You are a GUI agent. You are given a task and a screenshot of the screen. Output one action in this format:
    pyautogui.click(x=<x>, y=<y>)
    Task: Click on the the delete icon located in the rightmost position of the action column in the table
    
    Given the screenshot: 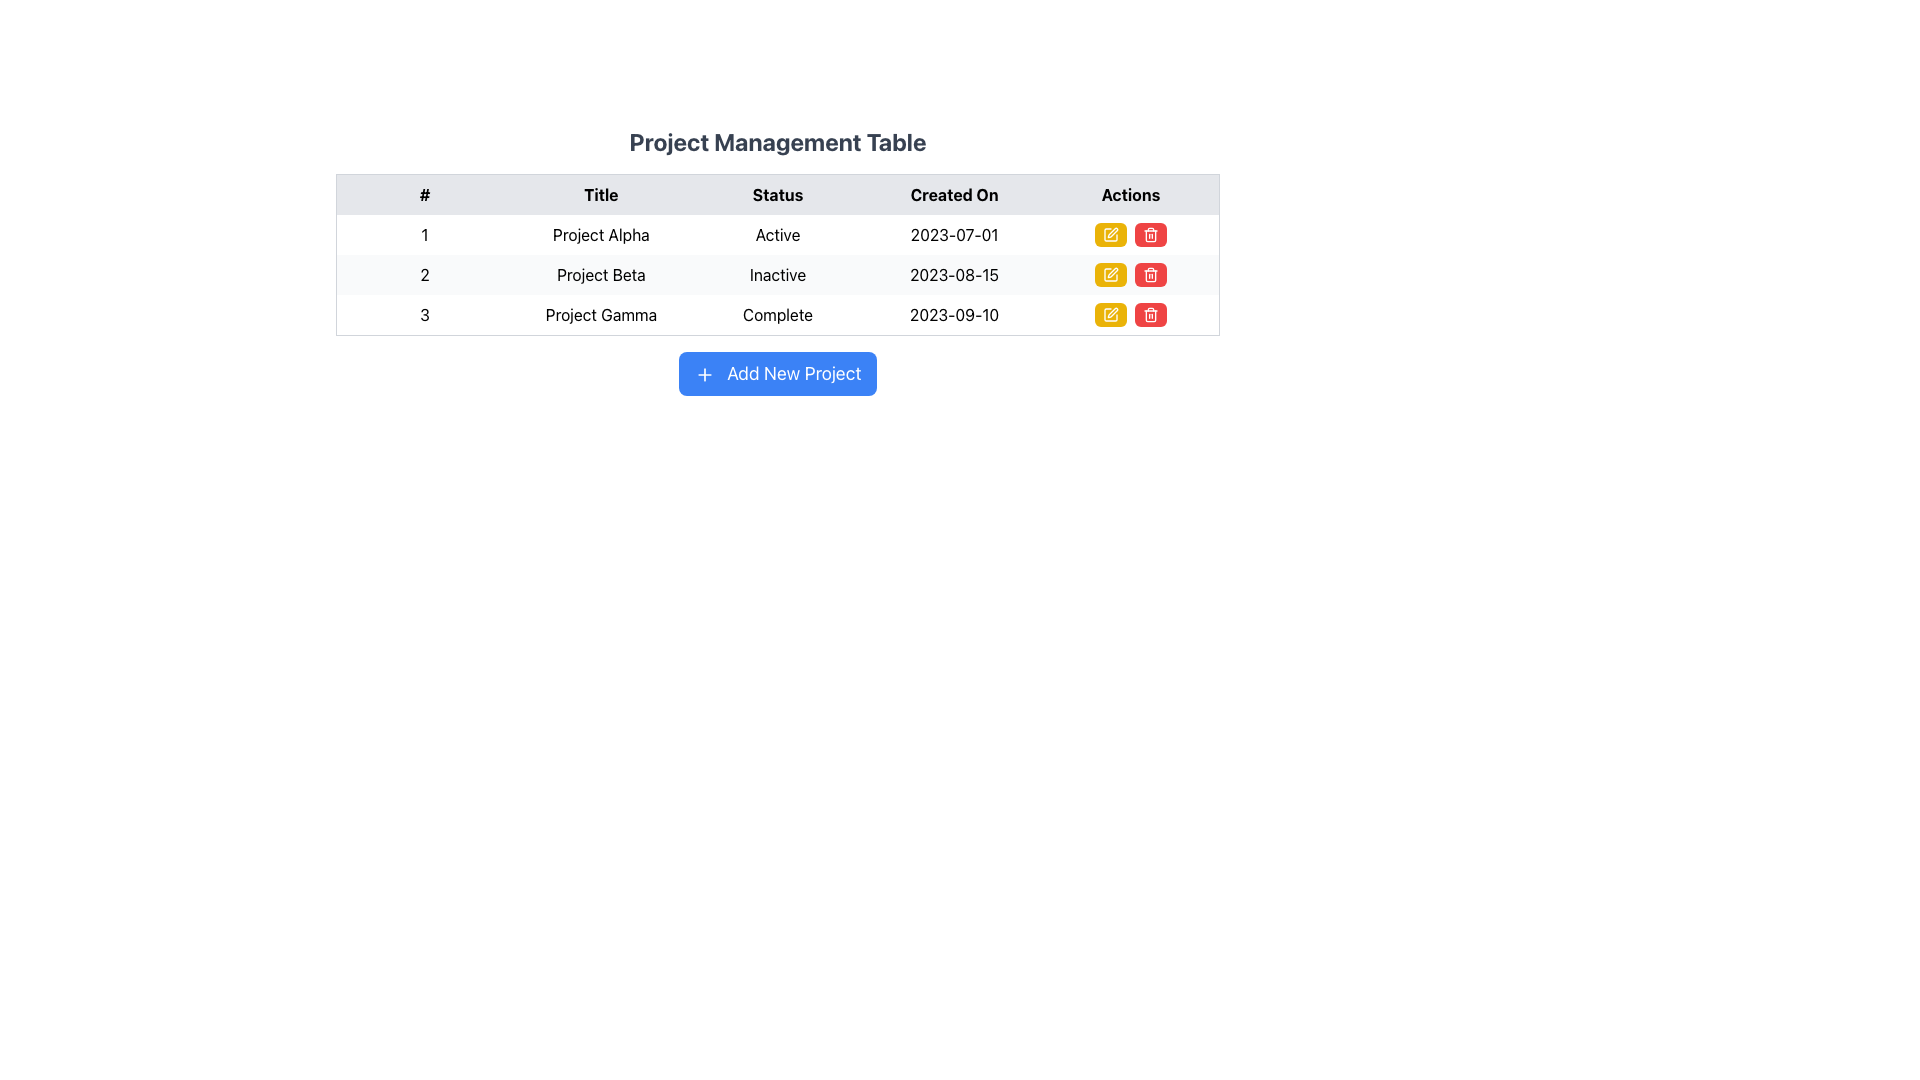 What is the action you would take?
    pyautogui.click(x=1150, y=315)
    